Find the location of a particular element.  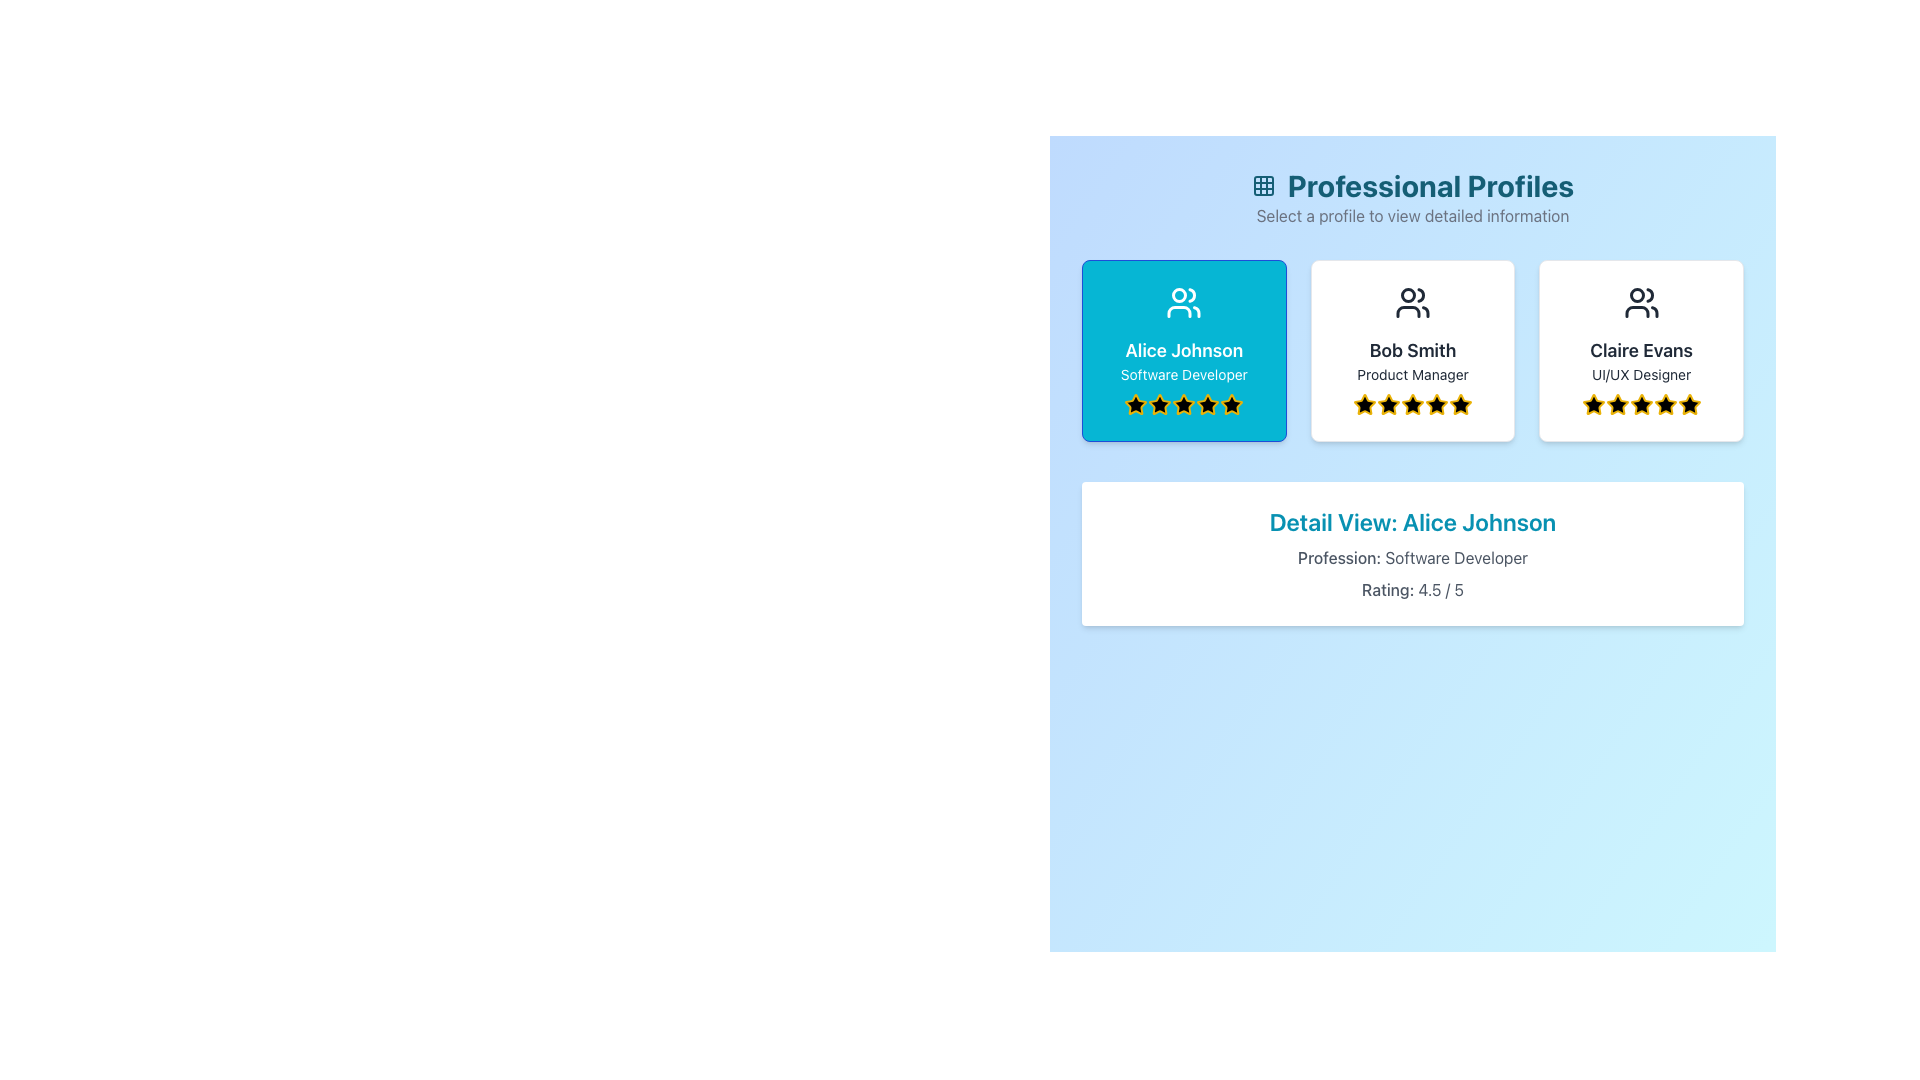

the fifth star icon in the rating section of the profile card labeled 'Claire Evans - UI/UX Designer' is located at coordinates (1688, 405).